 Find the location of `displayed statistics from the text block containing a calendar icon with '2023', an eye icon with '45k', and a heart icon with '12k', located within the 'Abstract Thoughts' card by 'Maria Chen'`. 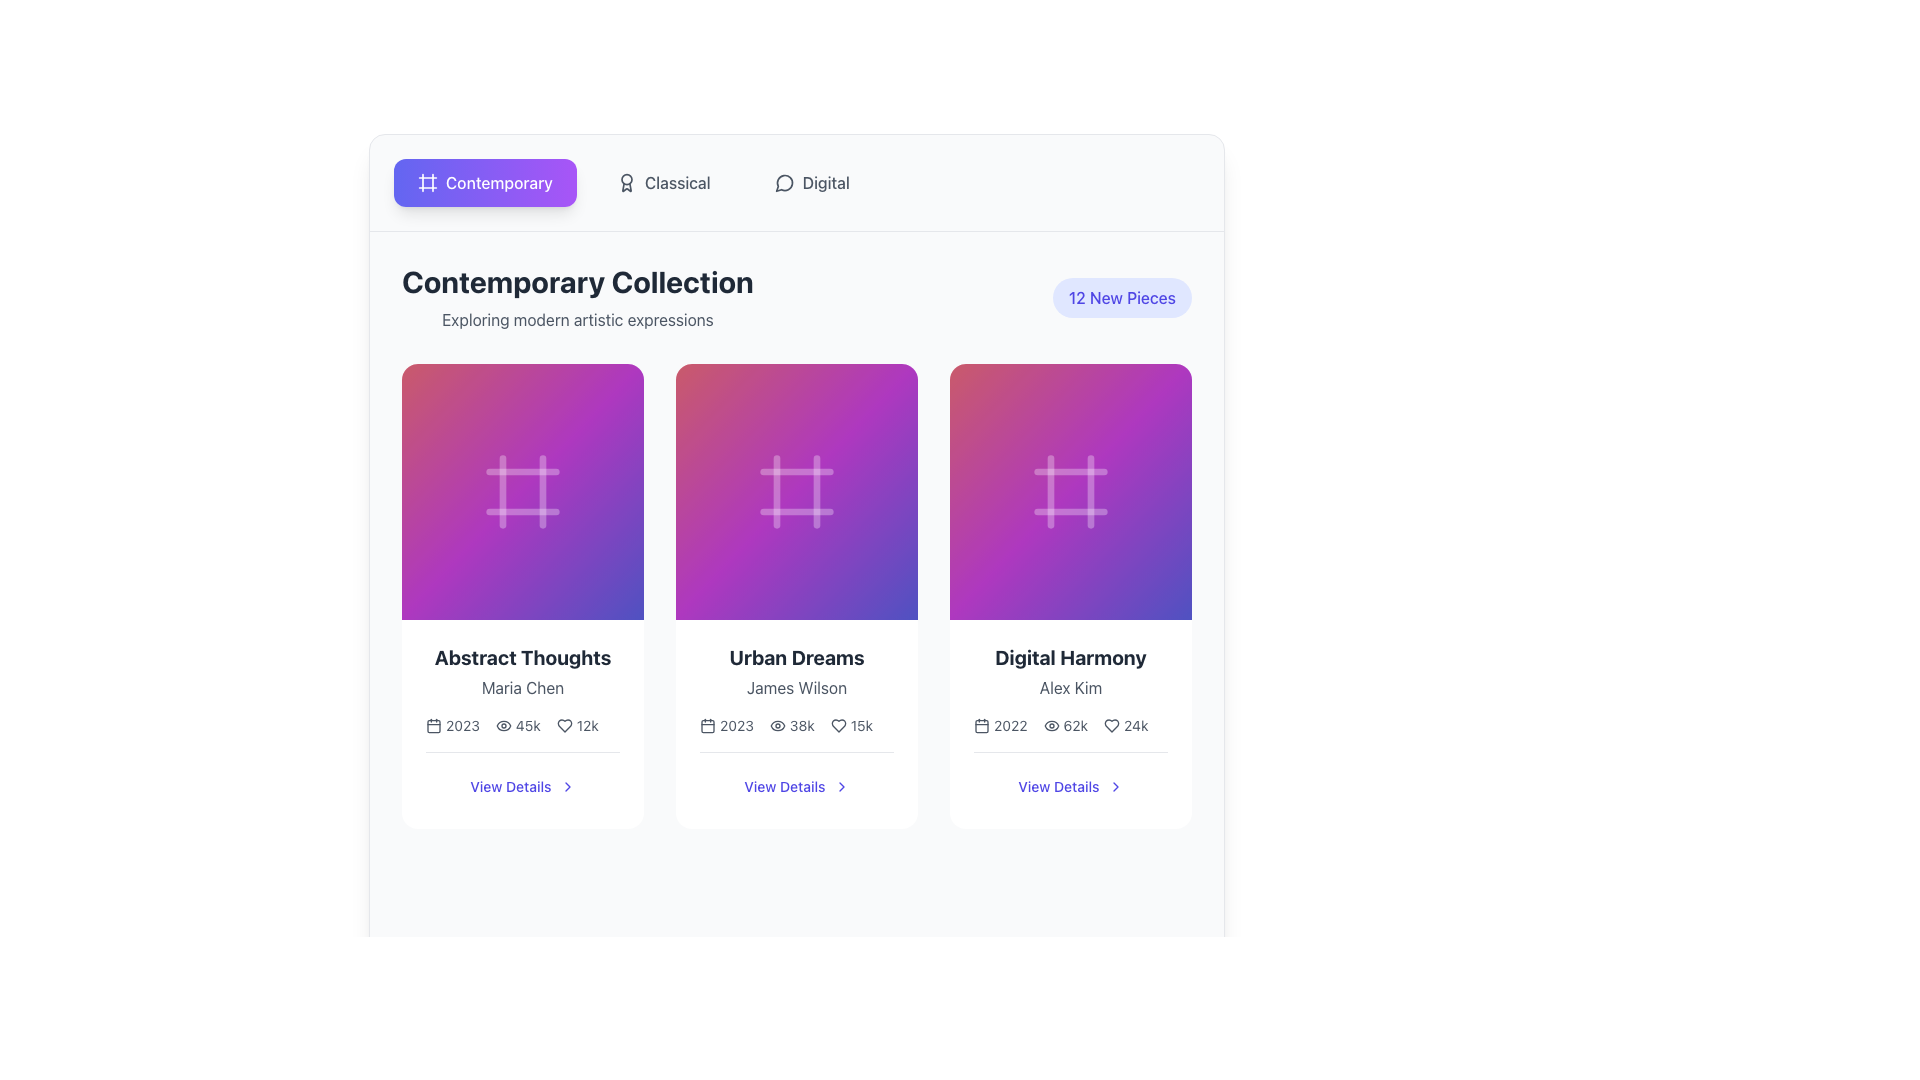

displayed statistics from the text block containing a calendar icon with '2023', an eye icon with '45k', and a heart icon with '12k', located within the 'Abstract Thoughts' card by 'Maria Chen' is located at coordinates (523, 725).